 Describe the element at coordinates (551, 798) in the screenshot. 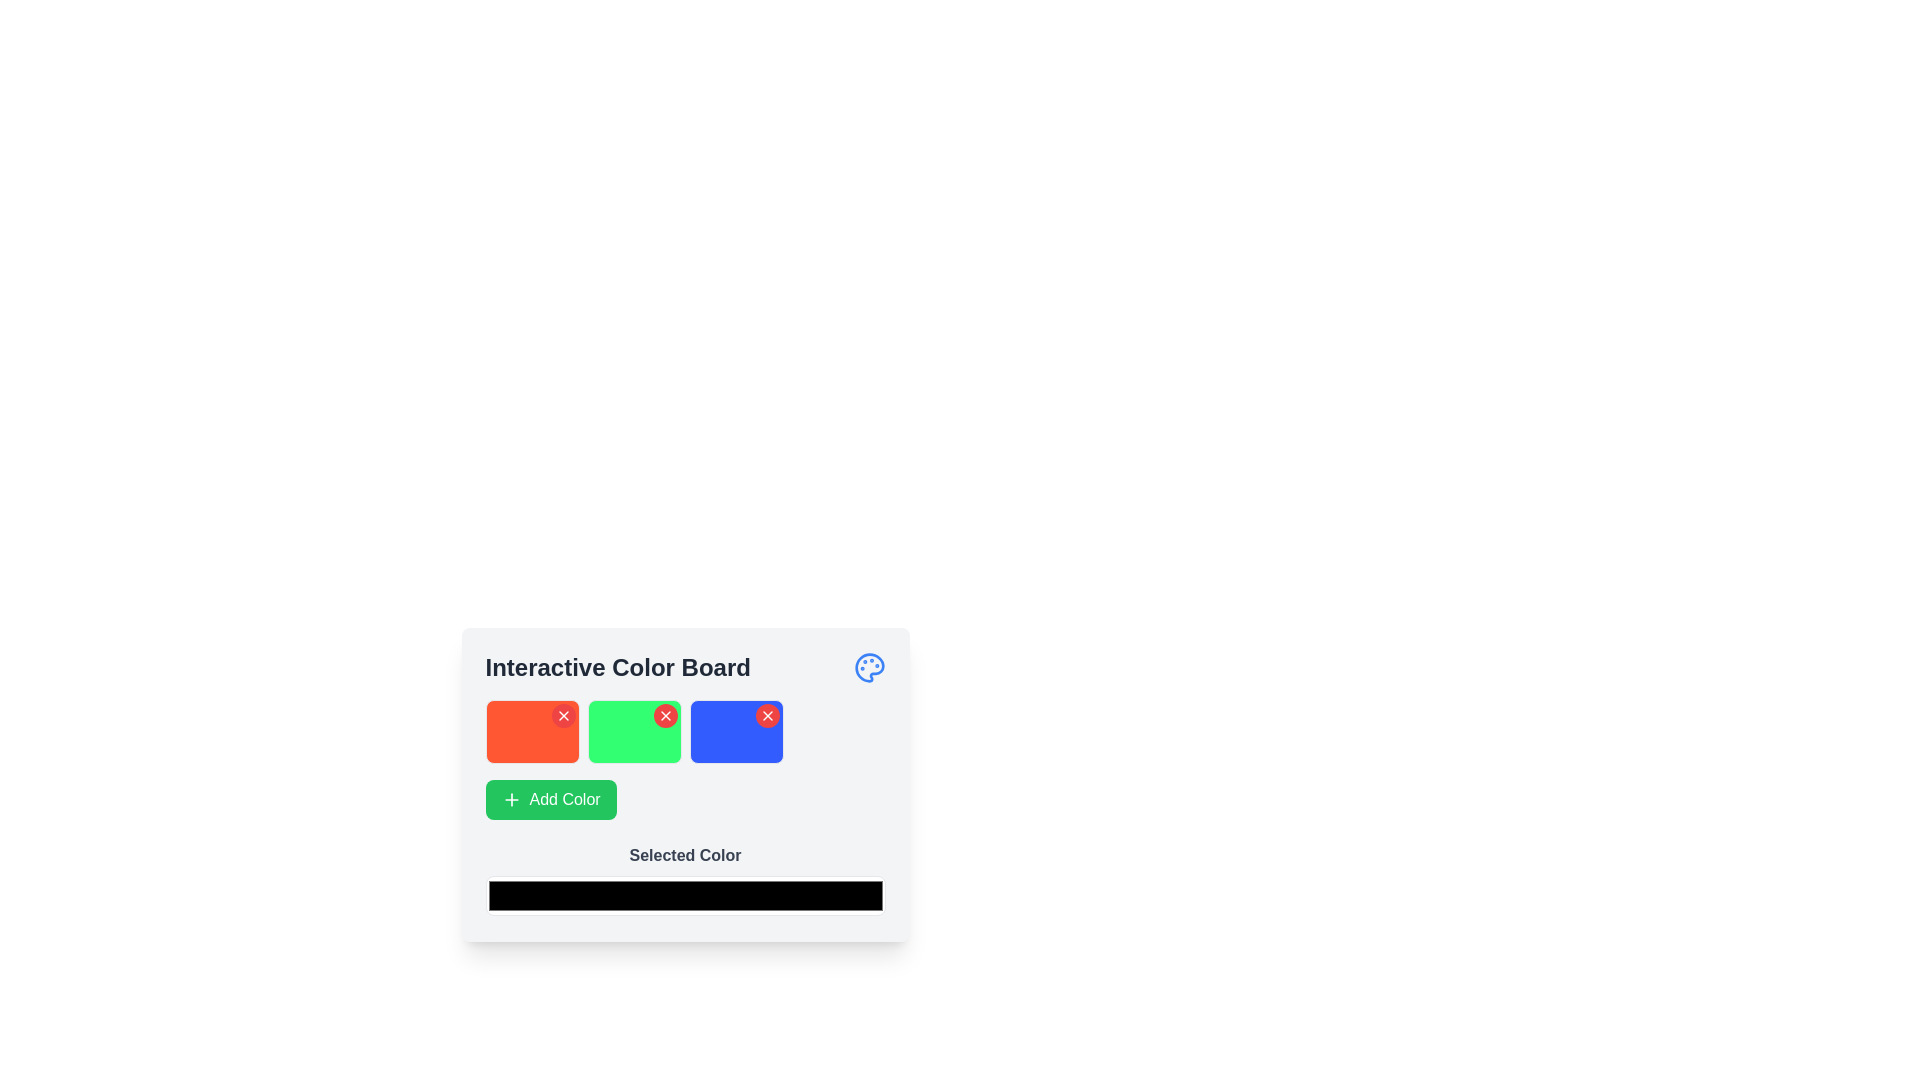

I see `the button that adds a new color to the interface, located below the three colored boxes (red, green, and blue), which spans horizontally across the lower section of its group` at that location.